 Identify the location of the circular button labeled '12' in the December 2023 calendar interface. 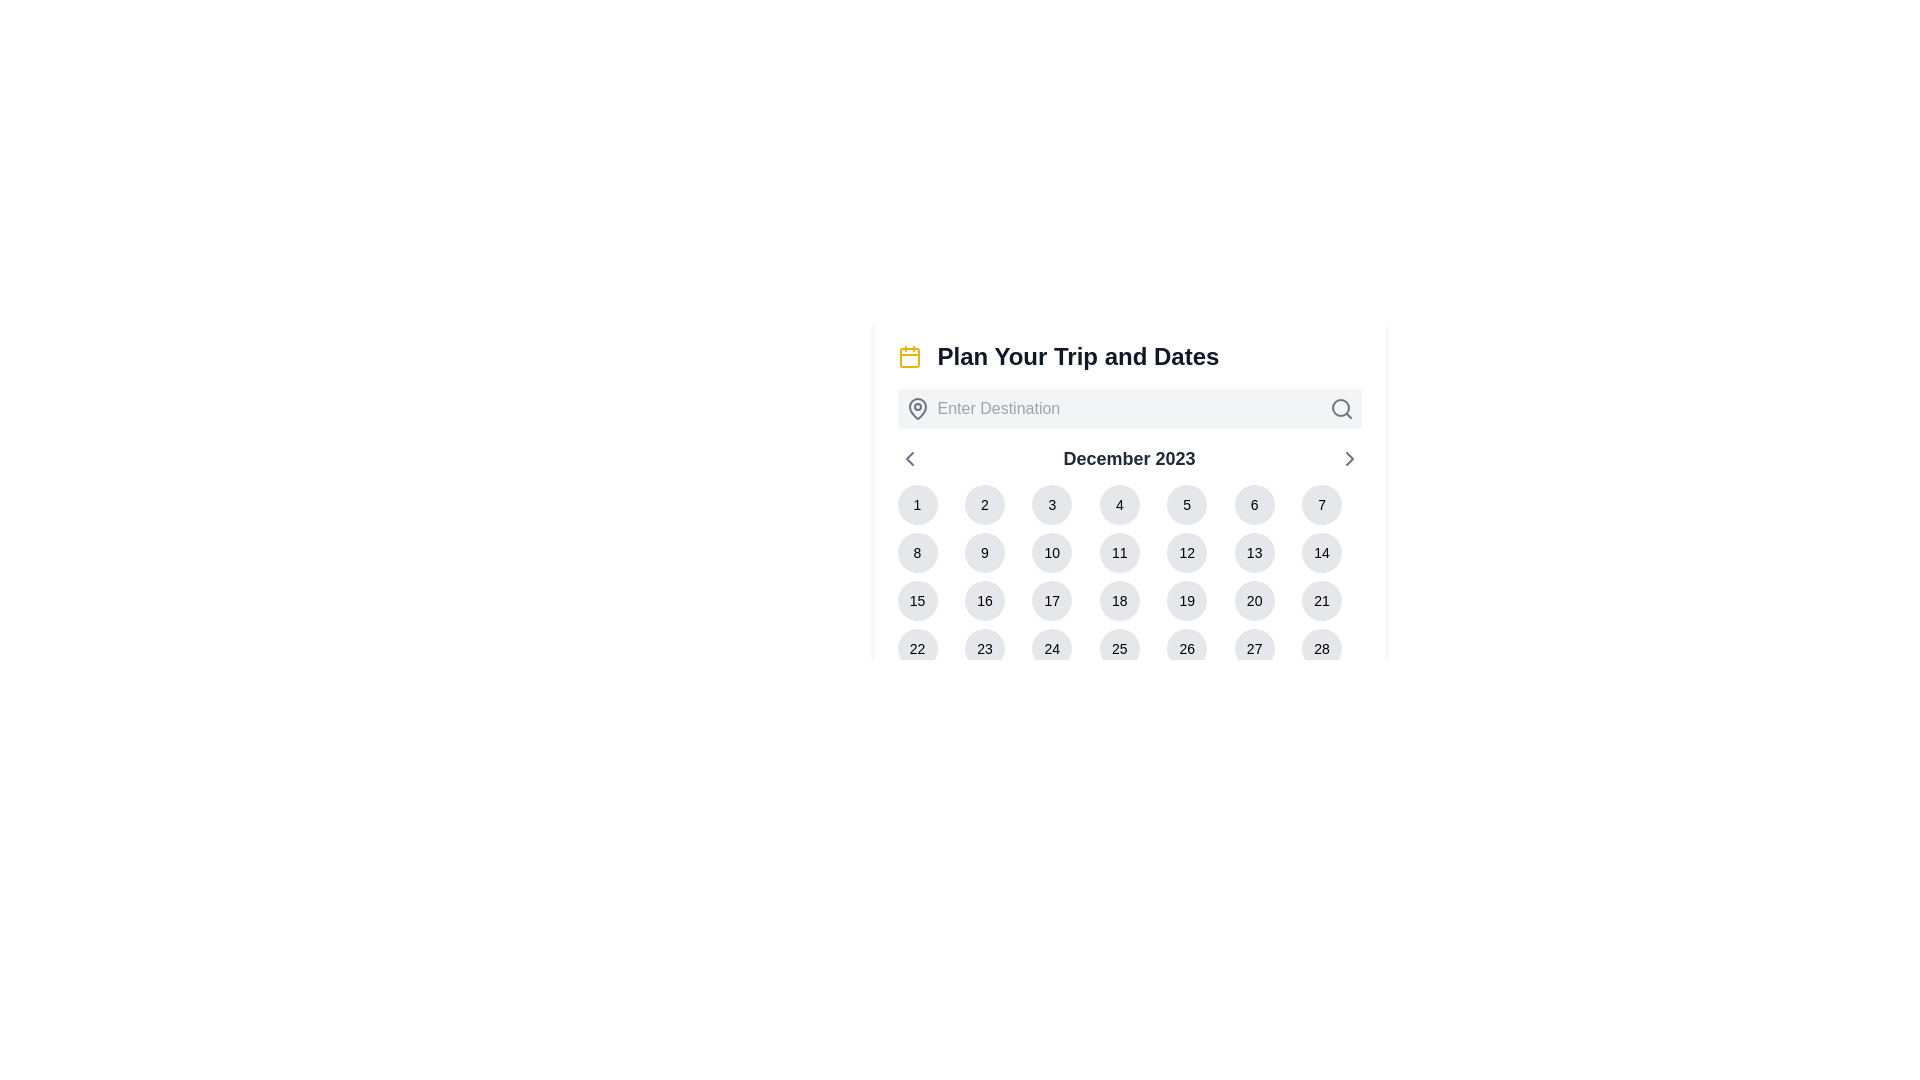
(1187, 552).